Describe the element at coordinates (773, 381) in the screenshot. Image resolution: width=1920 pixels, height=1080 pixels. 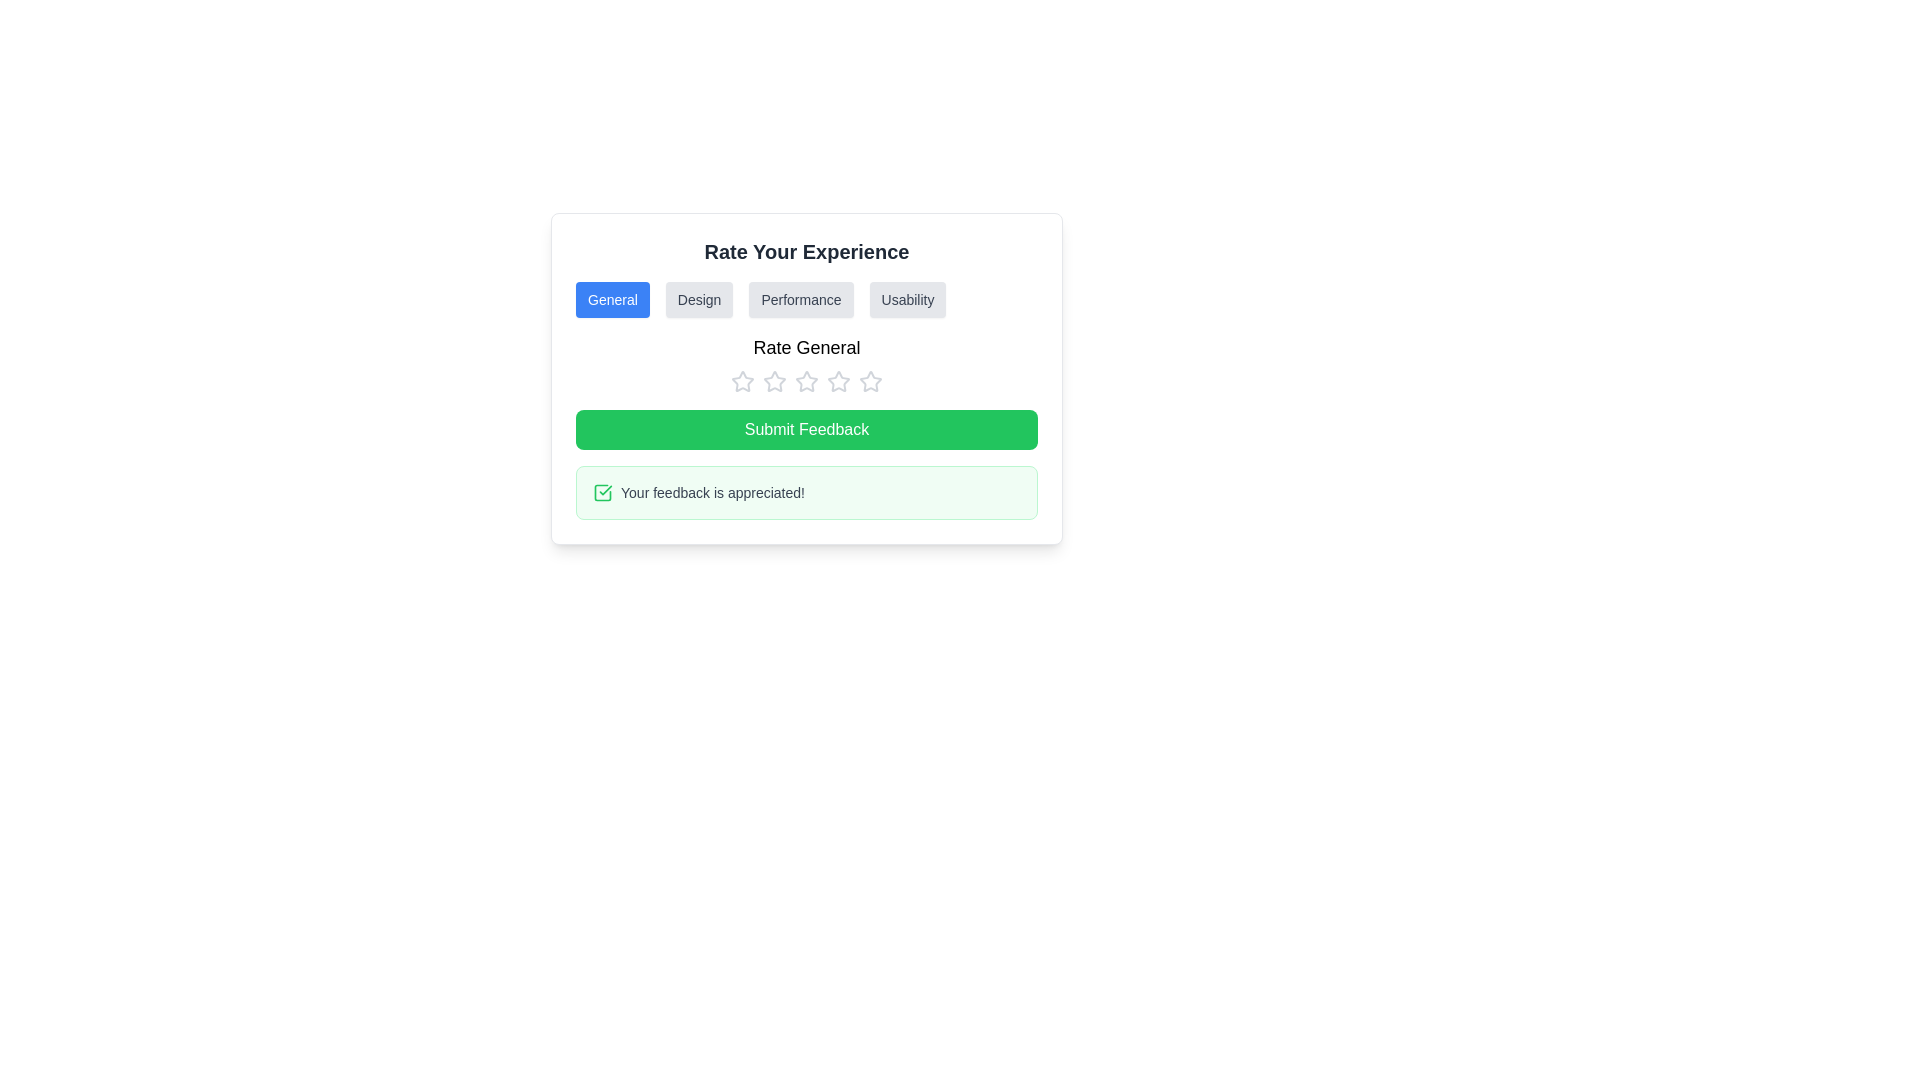
I see `the third clickable rating star icon, which is styled in gray and located in a row of five stars below the 'Rate General' text` at that location.